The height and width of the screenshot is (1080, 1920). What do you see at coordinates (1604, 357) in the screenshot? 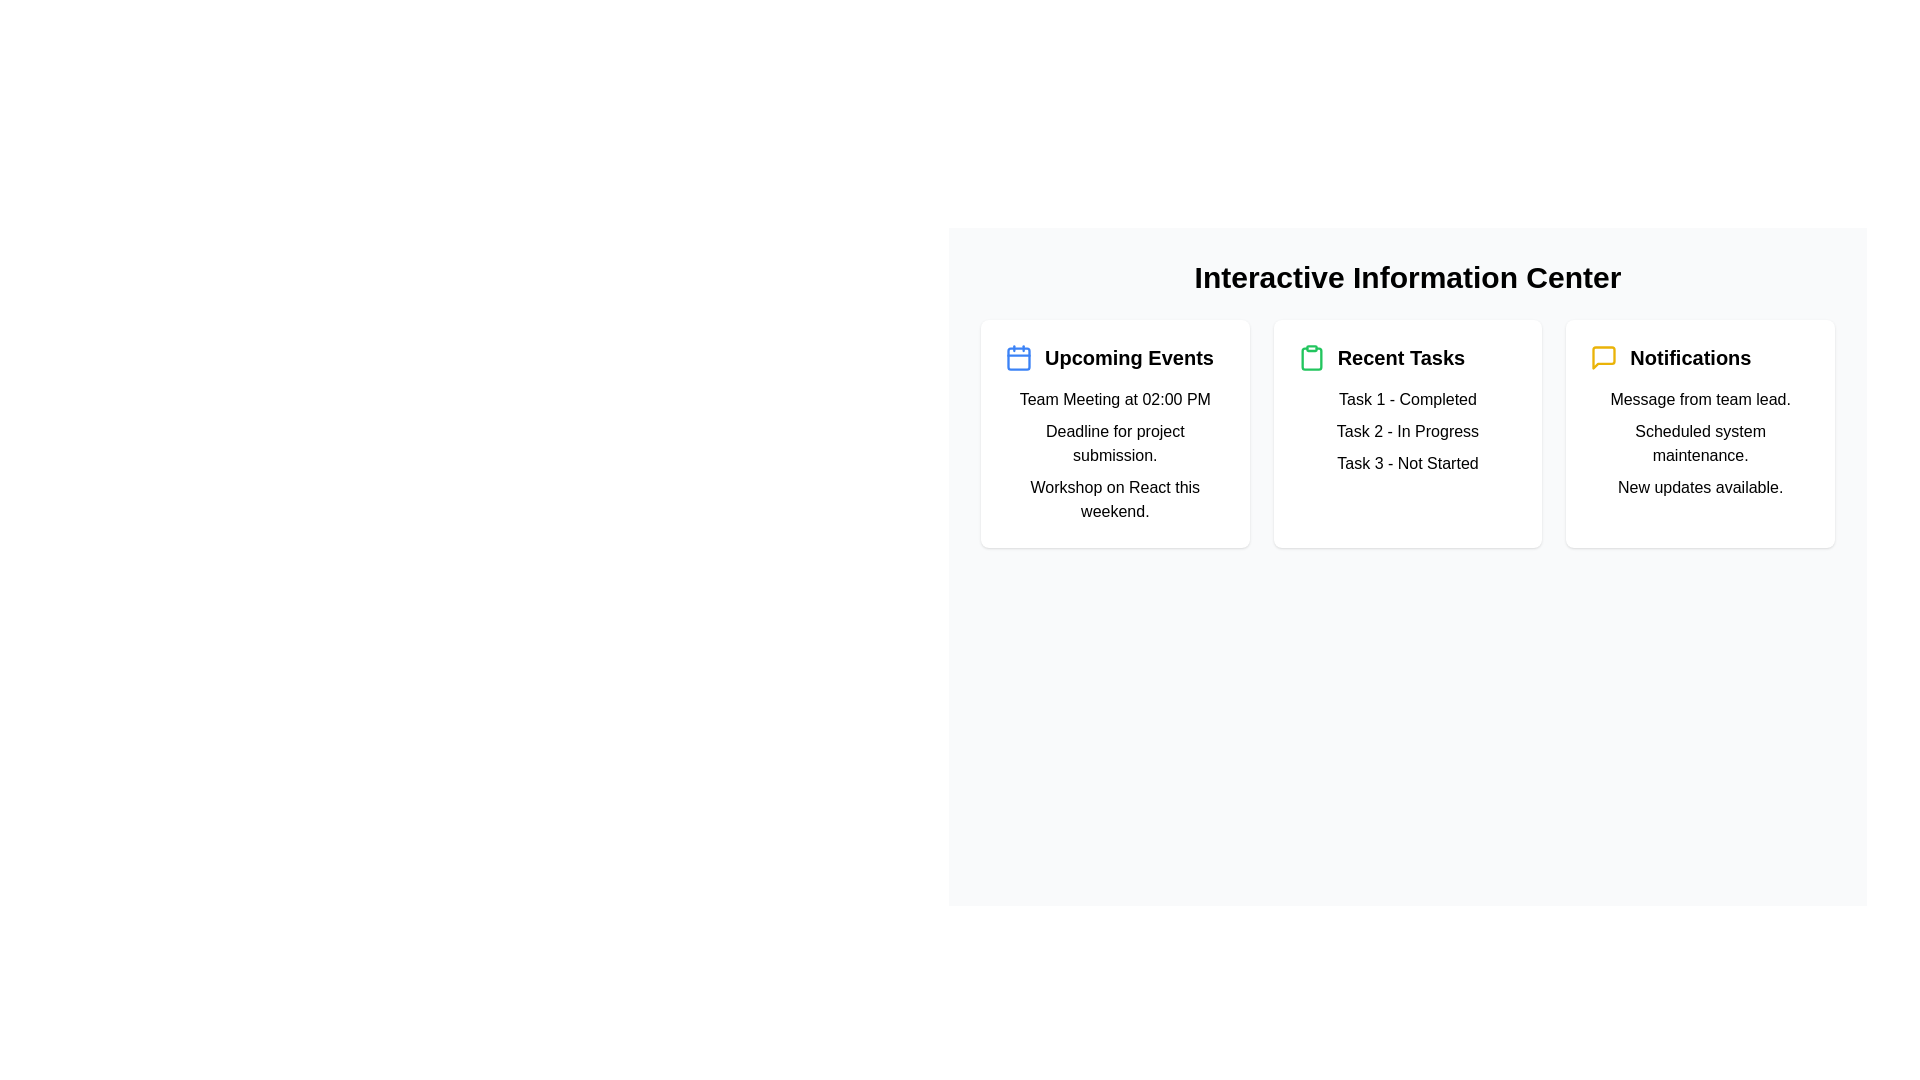
I see `the notifications icon, which serves as a visual indicator for the notifications section, located to the left of the text 'Notifications'` at bounding box center [1604, 357].